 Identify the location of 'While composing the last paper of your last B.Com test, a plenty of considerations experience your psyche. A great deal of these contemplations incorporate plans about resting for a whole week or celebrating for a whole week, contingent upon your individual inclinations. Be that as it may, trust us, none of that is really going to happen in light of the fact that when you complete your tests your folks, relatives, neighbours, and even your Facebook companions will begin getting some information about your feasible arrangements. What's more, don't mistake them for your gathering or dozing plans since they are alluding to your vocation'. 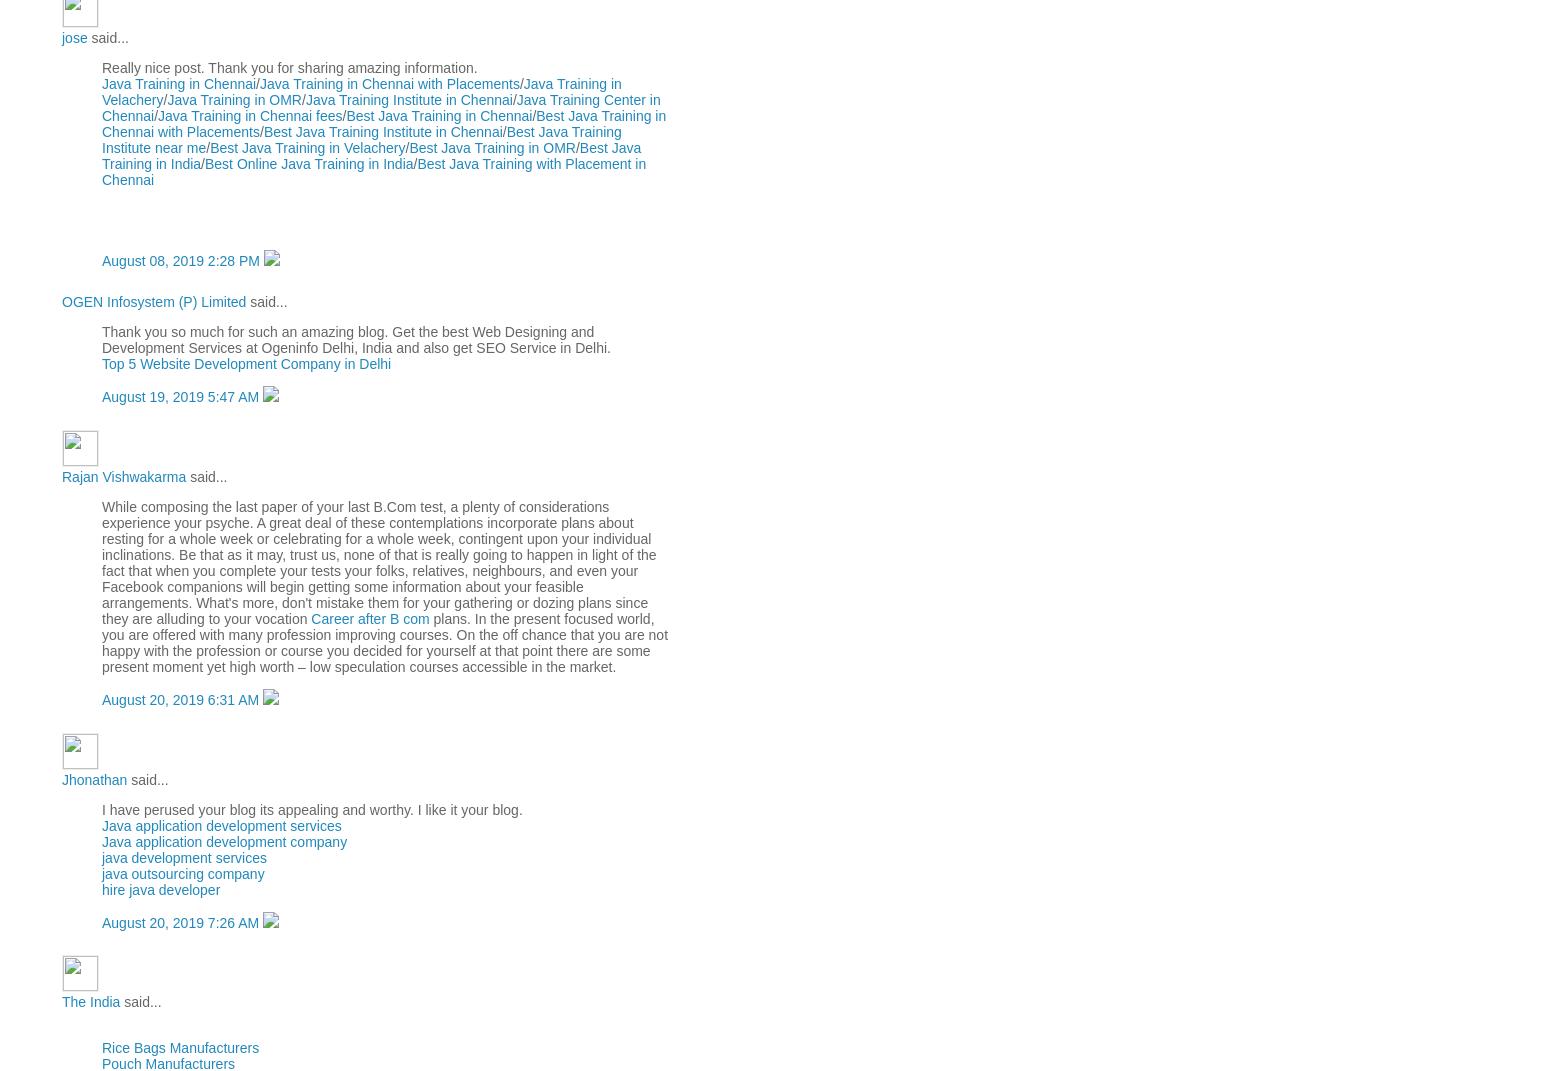
(377, 561).